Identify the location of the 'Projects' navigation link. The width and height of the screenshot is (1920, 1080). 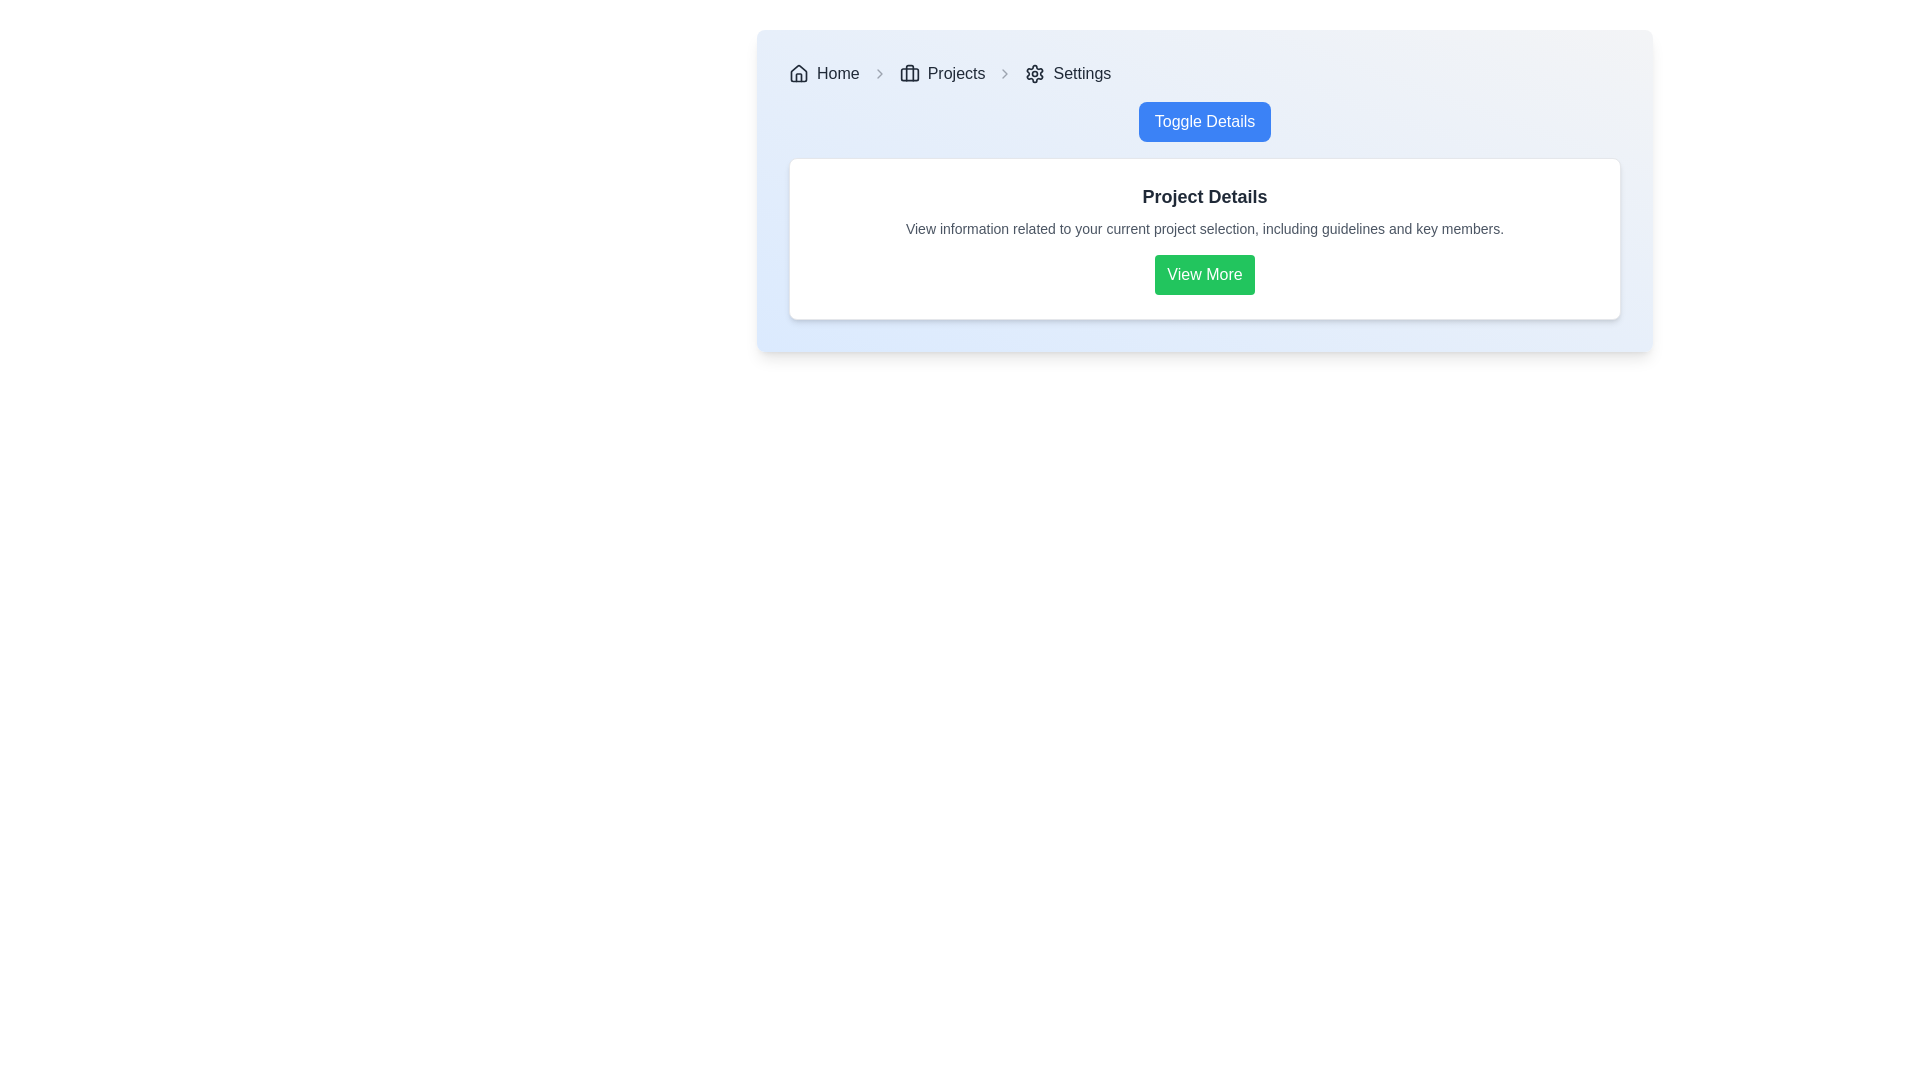
(941, 72).